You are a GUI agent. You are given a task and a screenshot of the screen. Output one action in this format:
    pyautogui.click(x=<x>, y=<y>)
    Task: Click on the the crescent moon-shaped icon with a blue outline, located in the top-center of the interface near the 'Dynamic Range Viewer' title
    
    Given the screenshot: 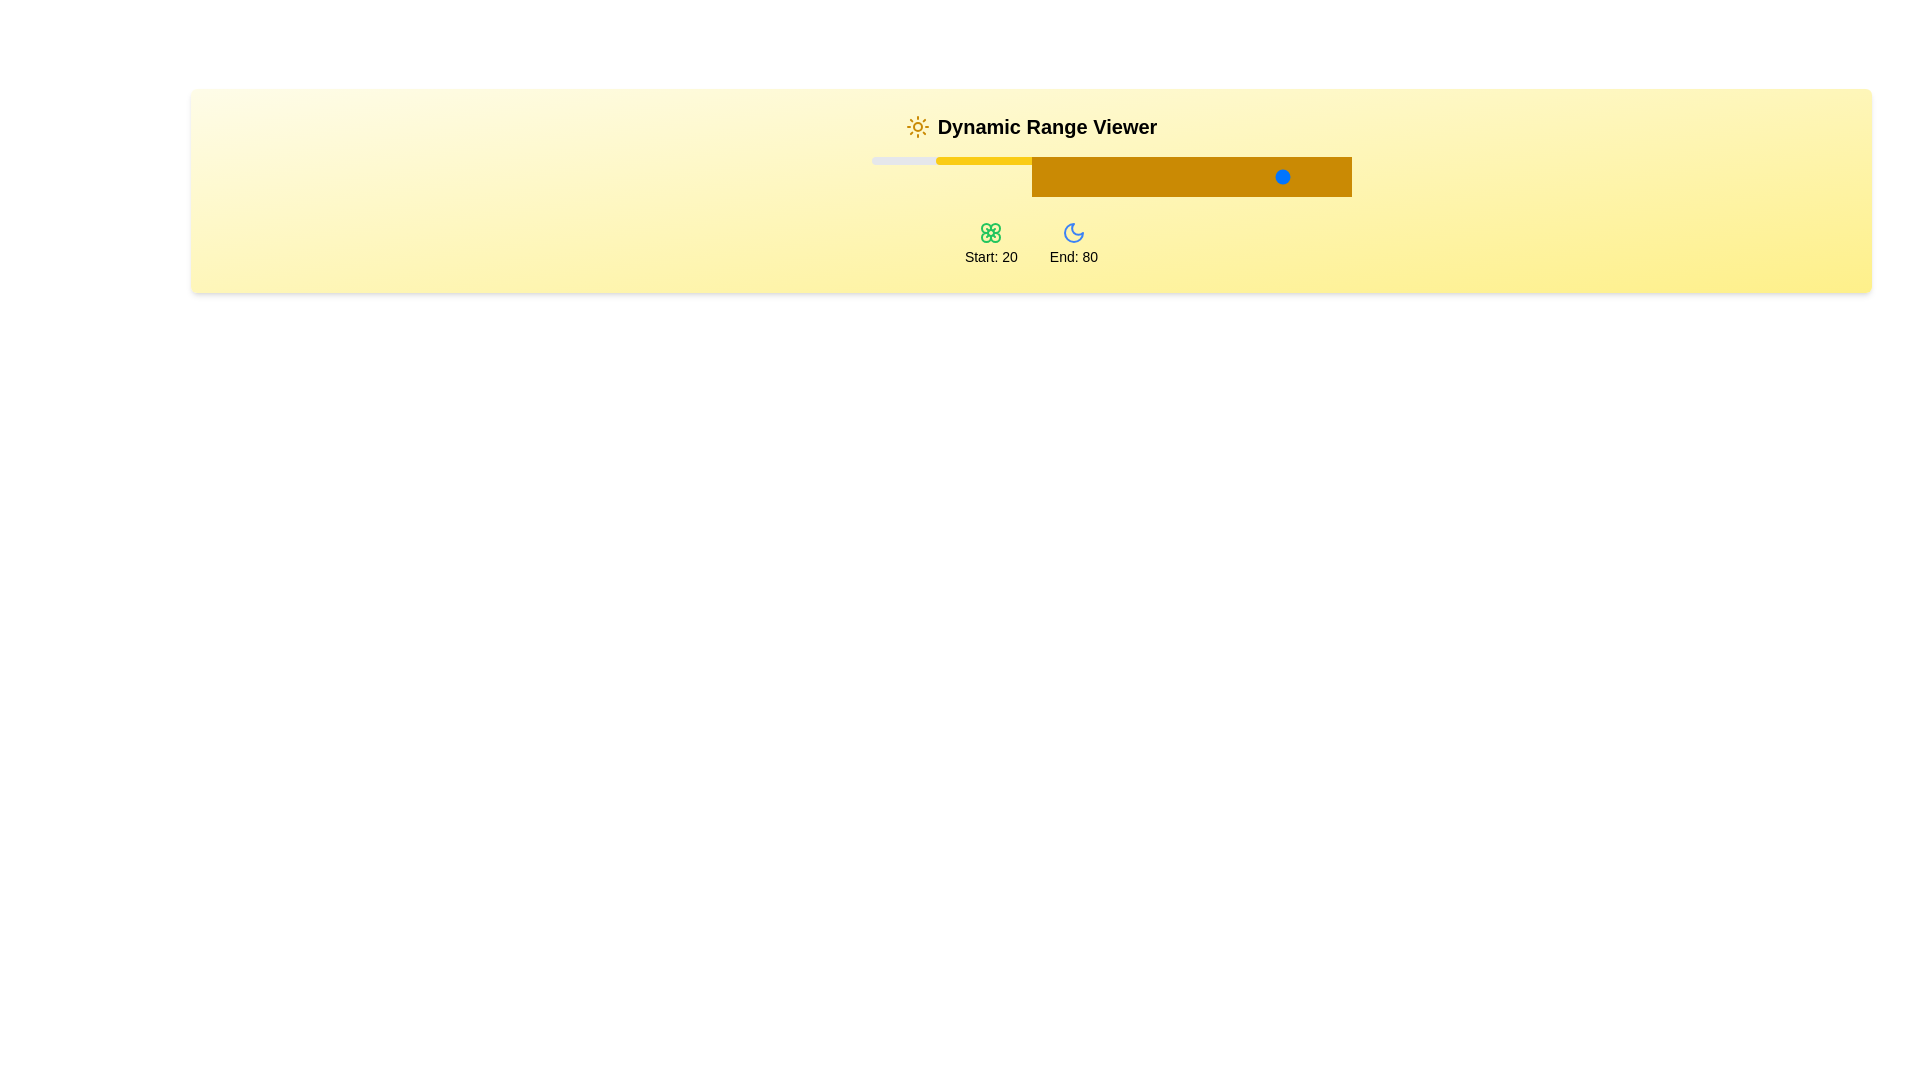 What is the action you would take?
    pyautogui.click(x=1073, y=231)
    